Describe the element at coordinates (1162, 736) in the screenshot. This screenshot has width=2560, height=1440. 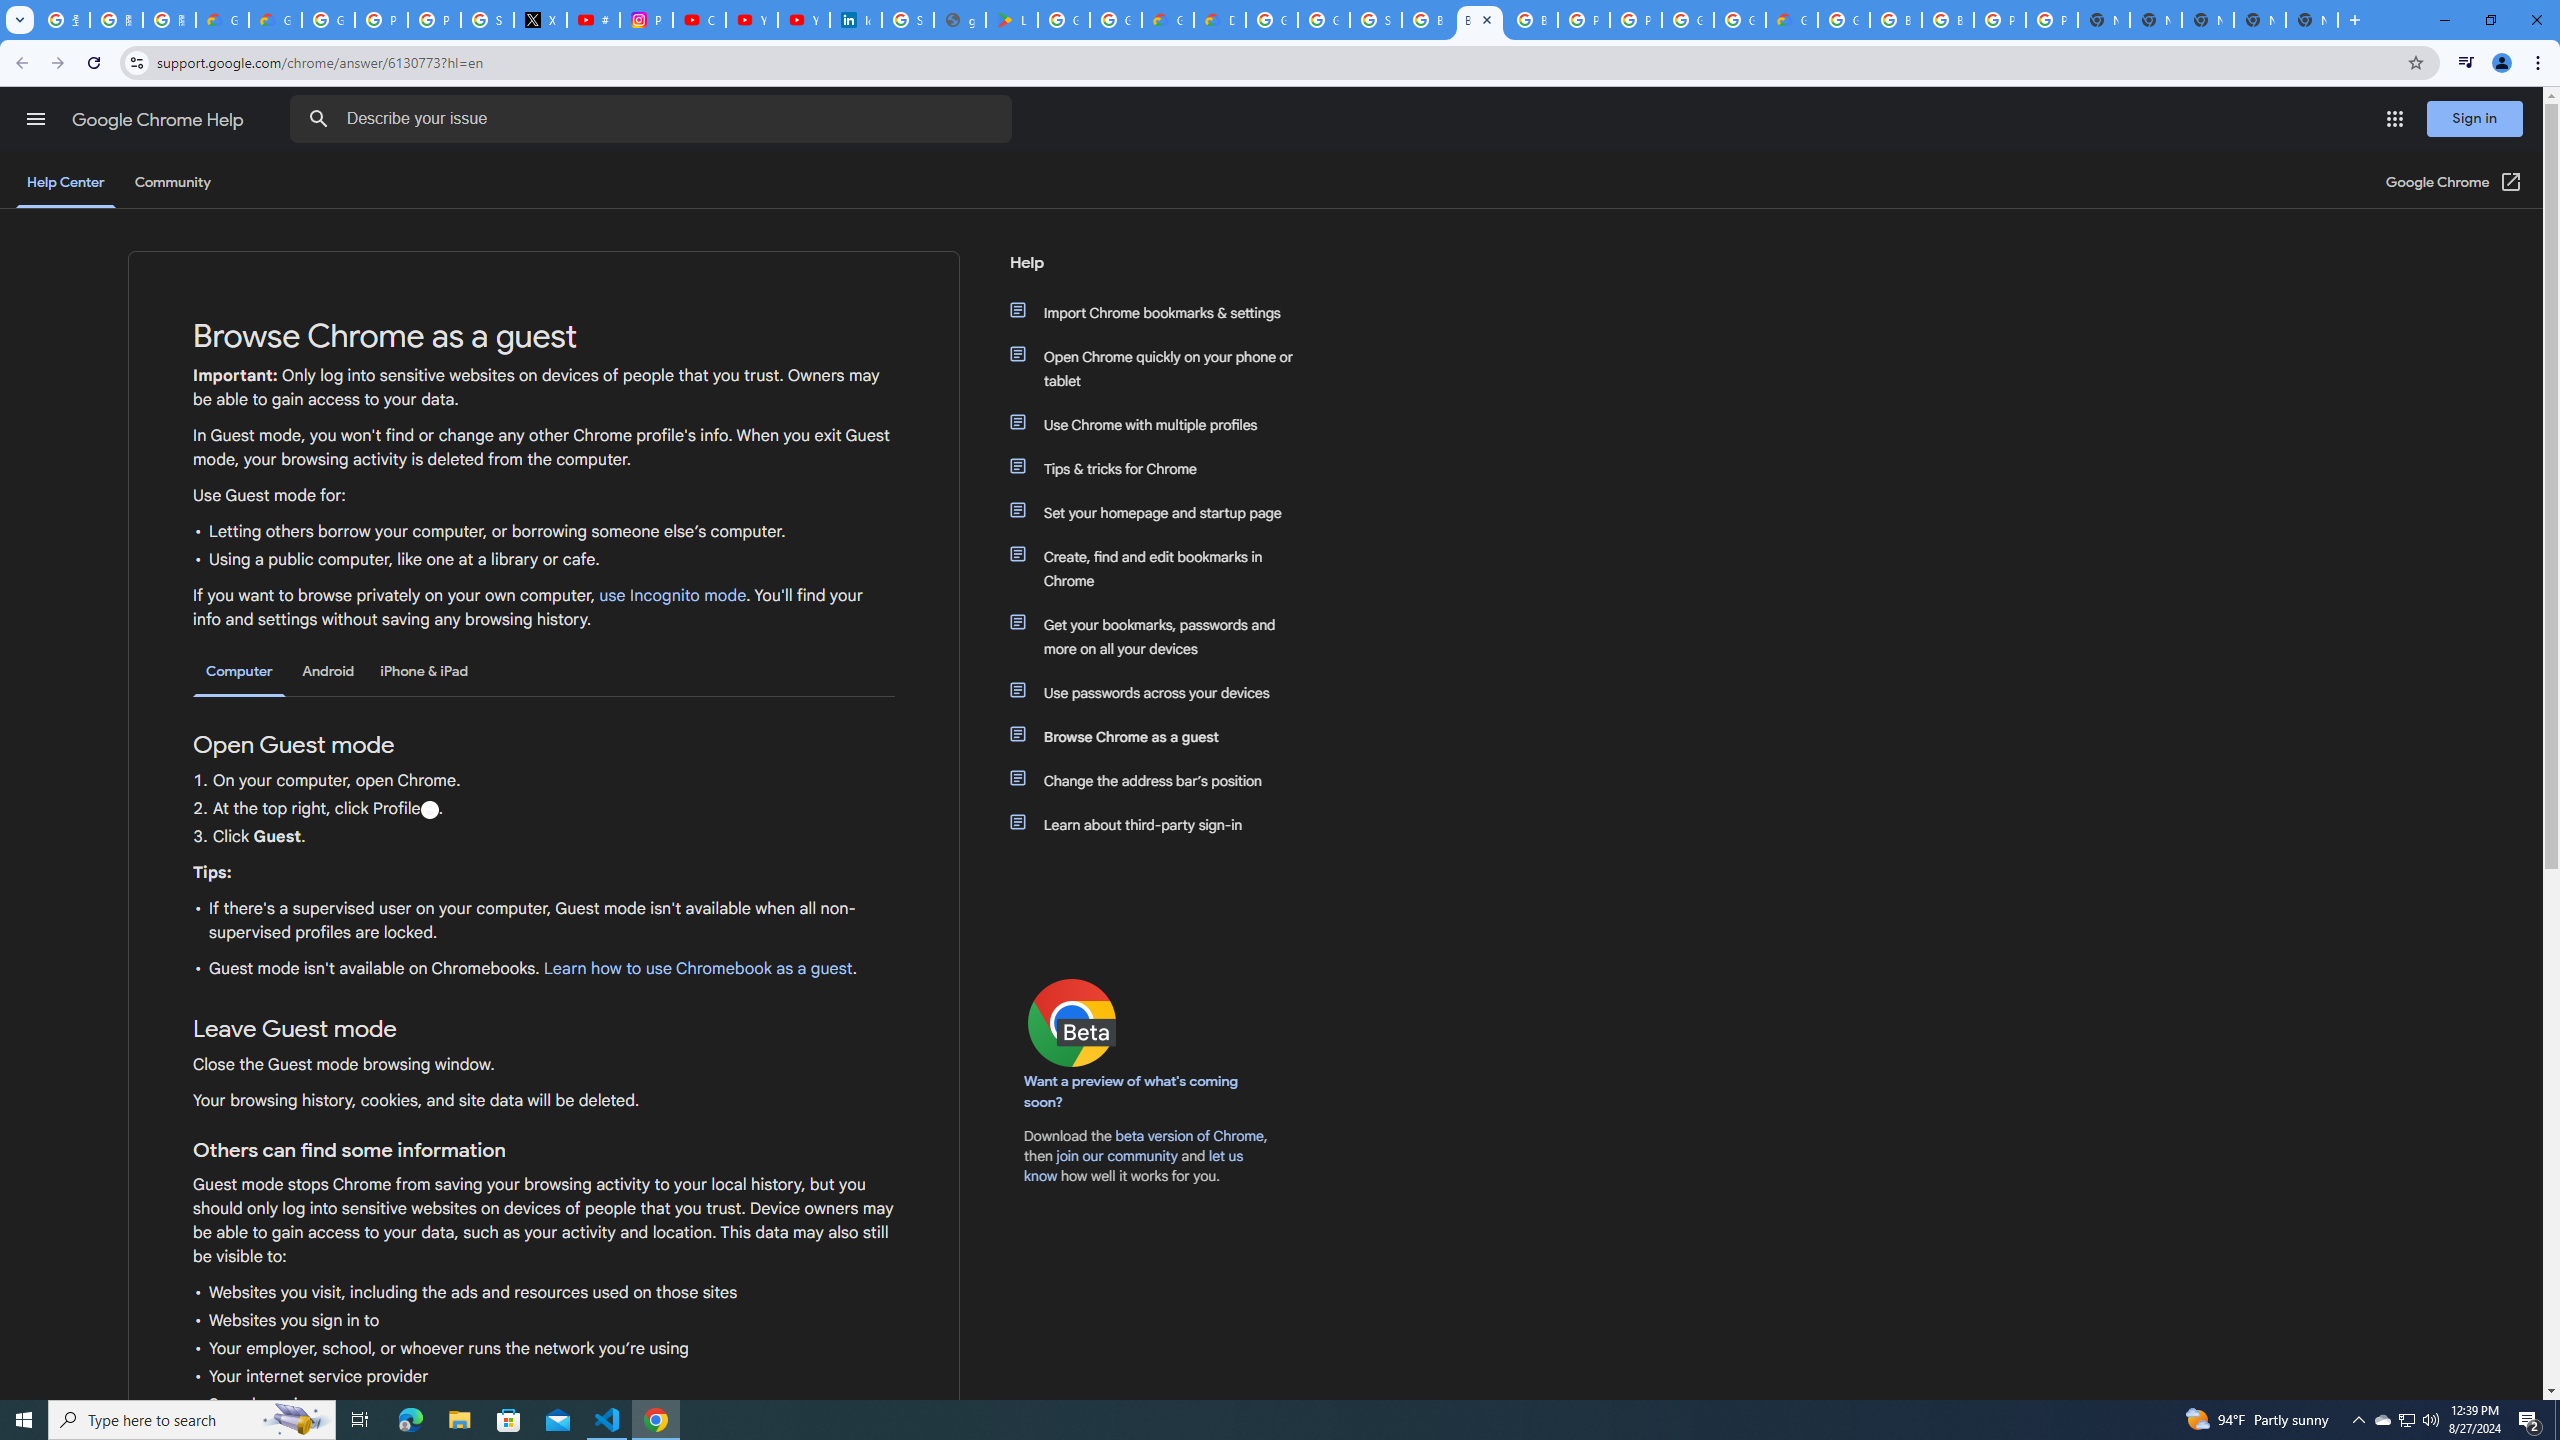
I see `'Browse Chrome as a guest'` at that location.